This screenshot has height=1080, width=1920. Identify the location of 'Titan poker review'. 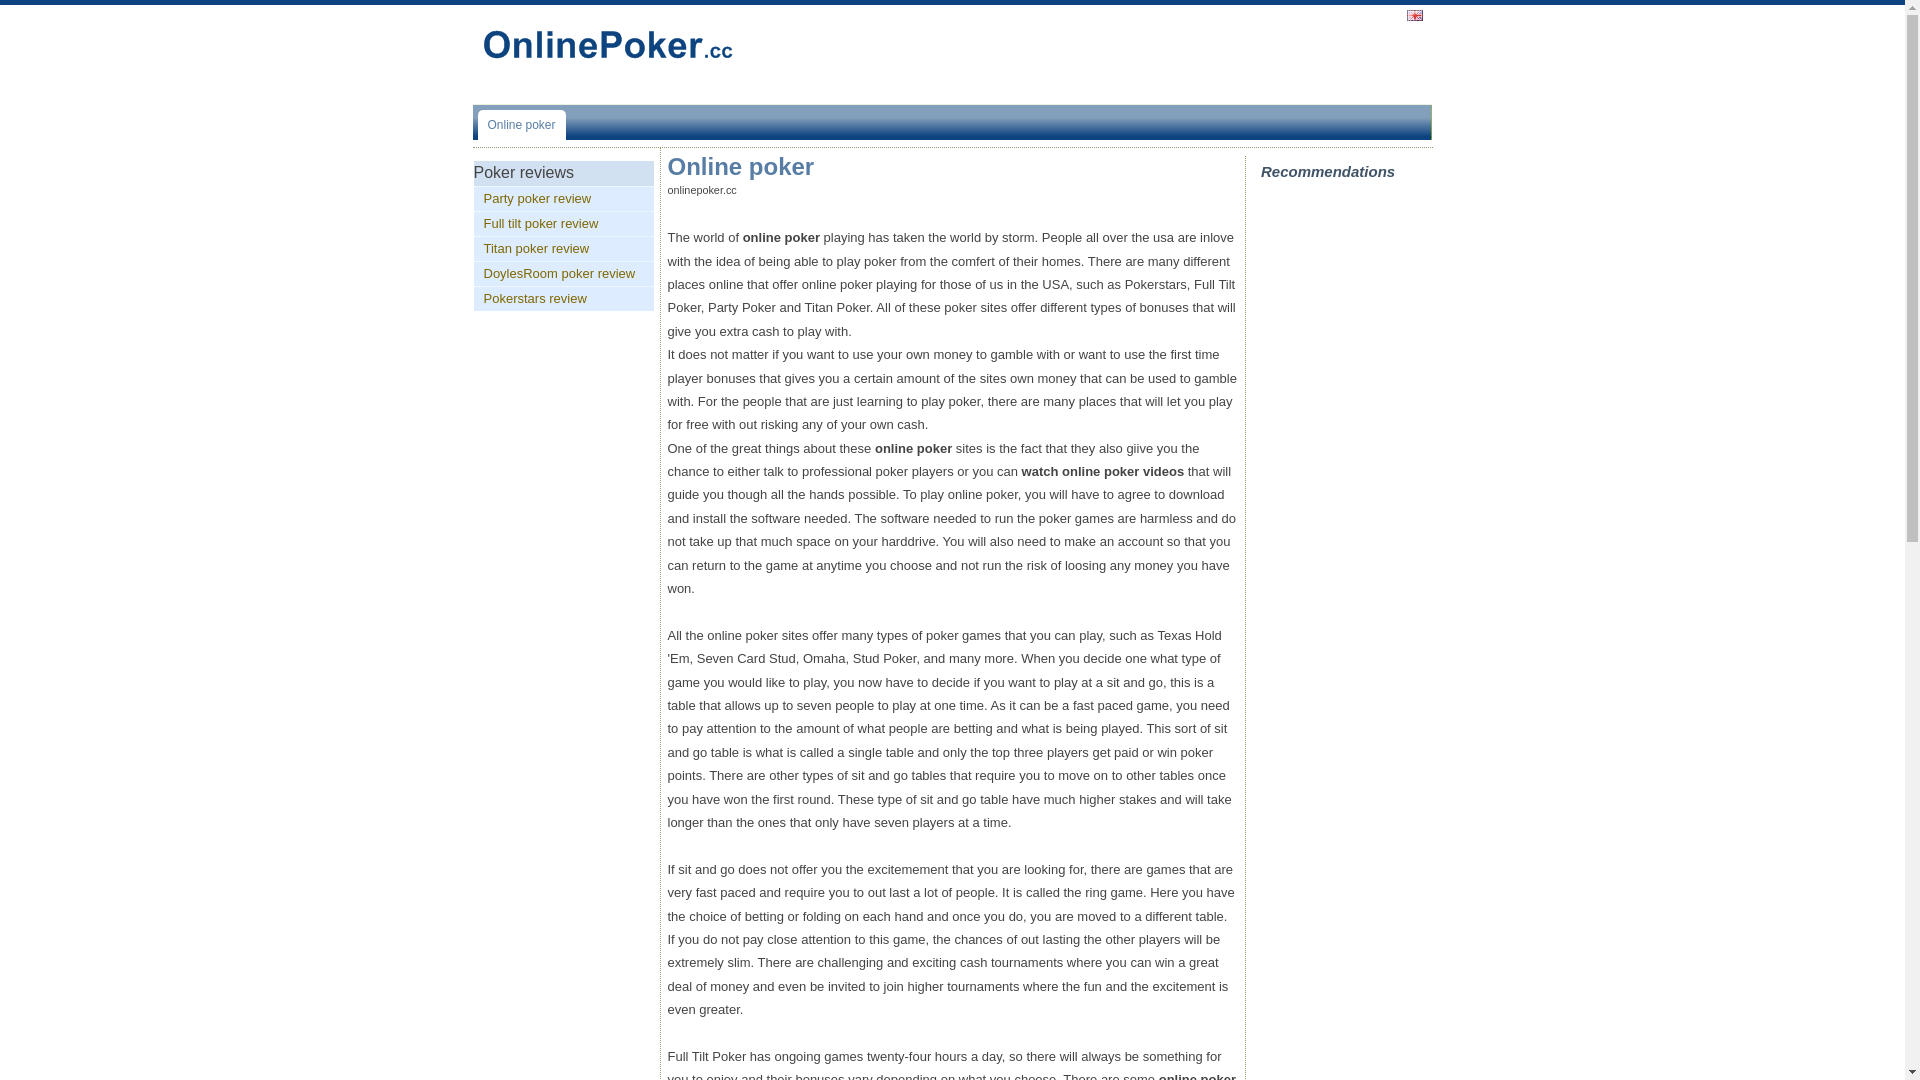
(563, 248).